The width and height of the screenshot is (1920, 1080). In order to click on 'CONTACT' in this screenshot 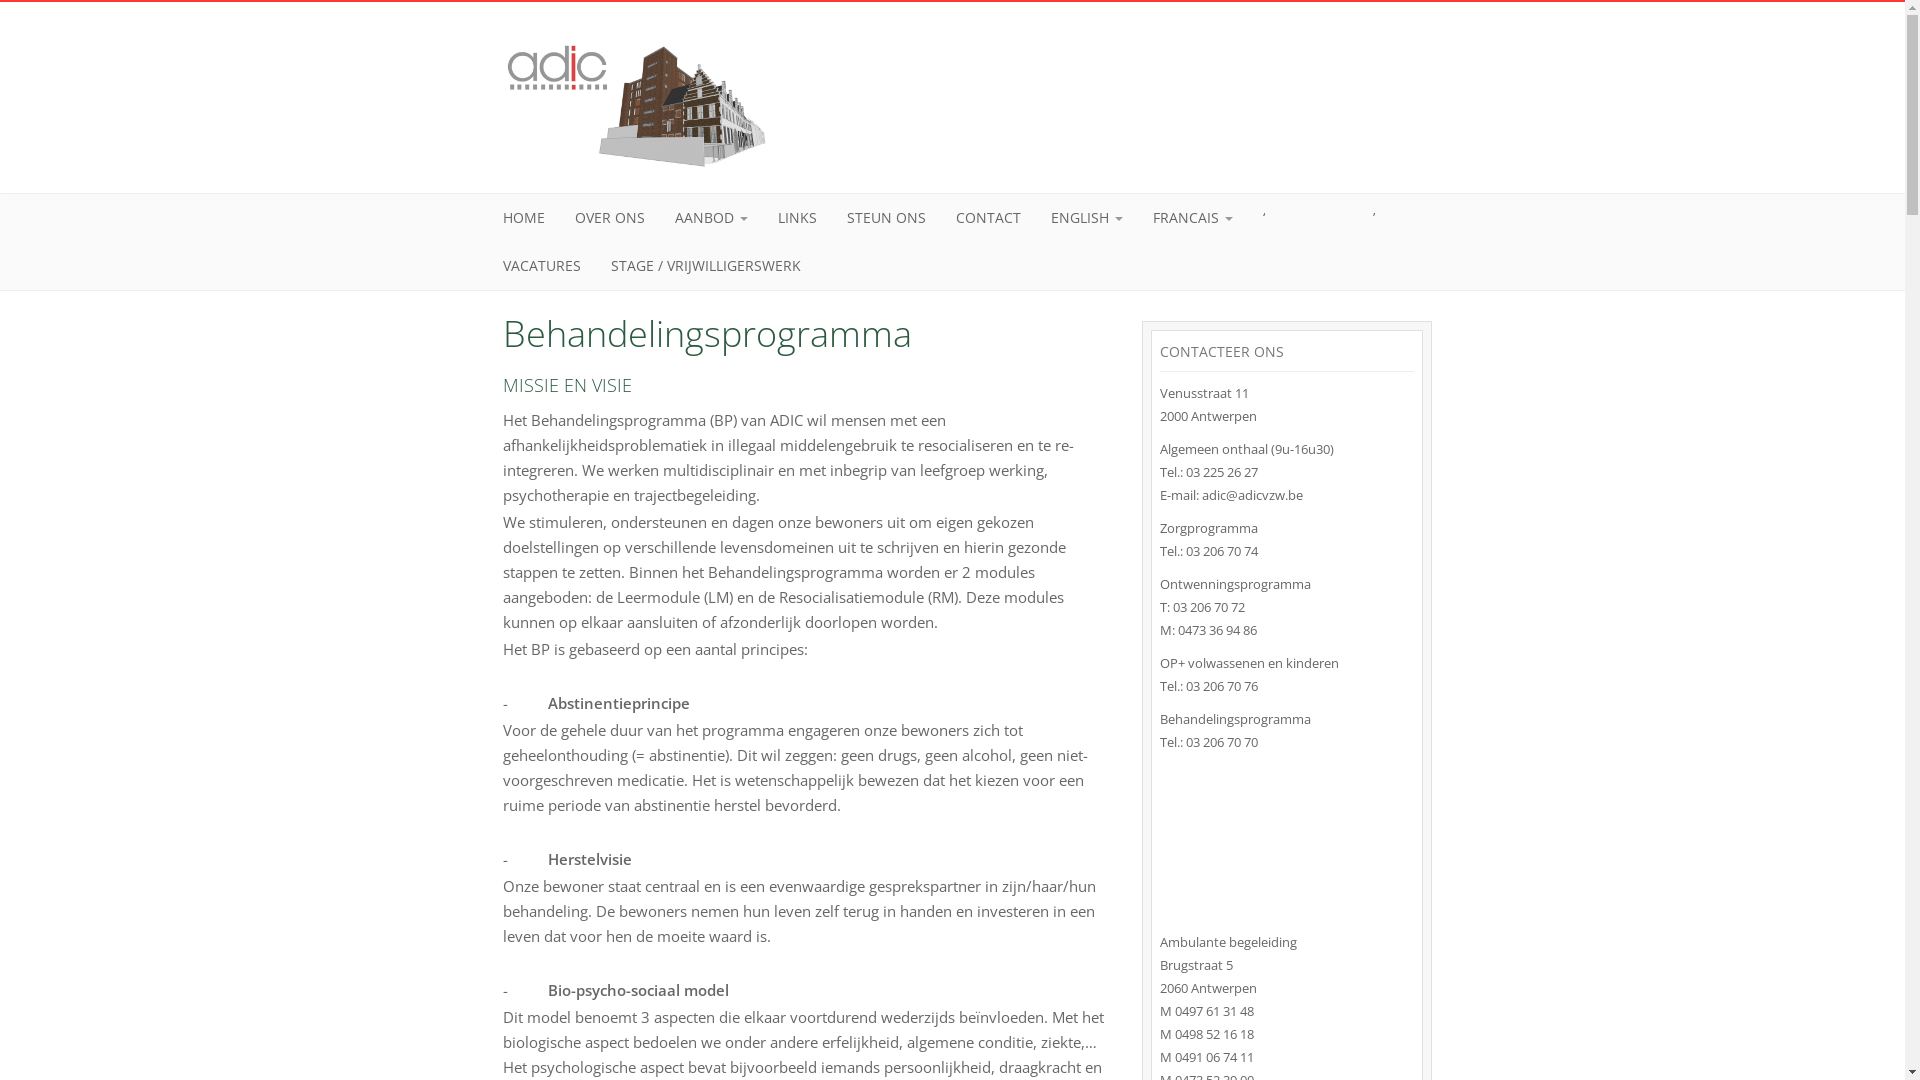, I will do `click(987, 218)`.